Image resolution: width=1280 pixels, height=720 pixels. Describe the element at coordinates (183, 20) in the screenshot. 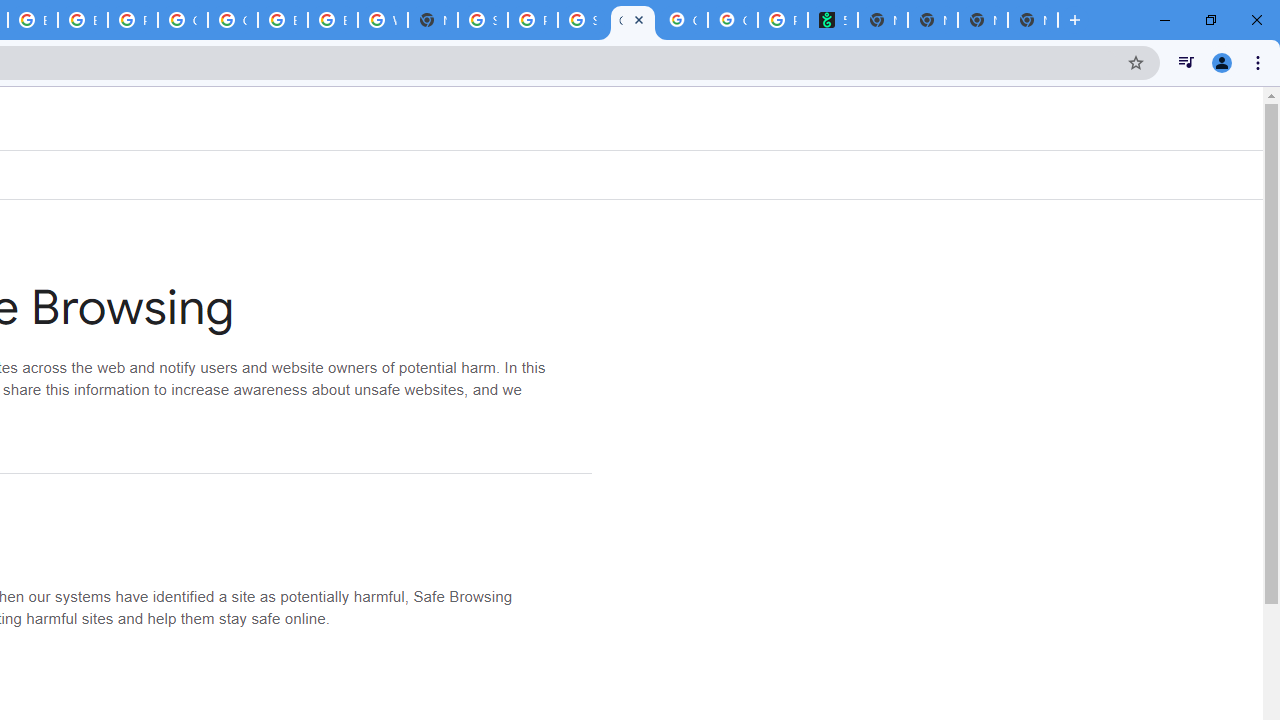

I see `'Google Cloud Platform'` at that location.